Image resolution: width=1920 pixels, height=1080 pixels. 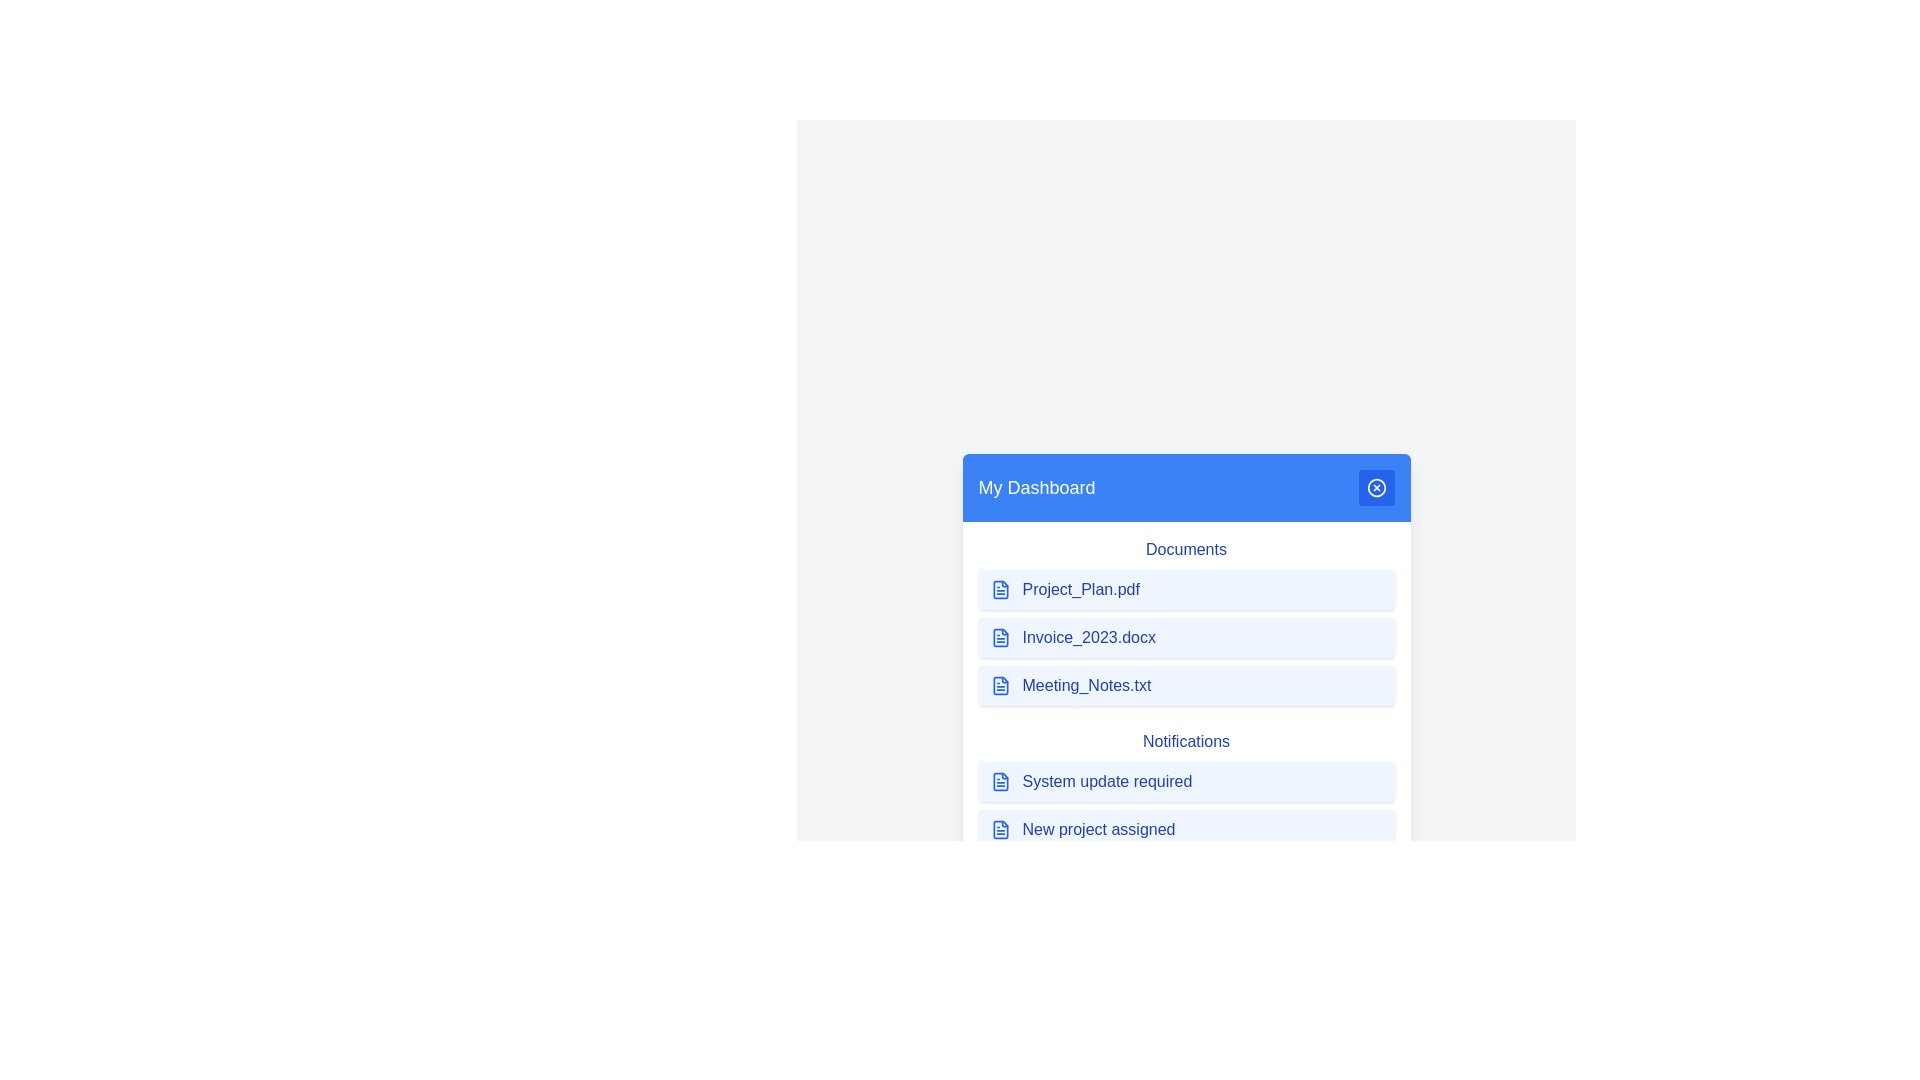 What do you see at coordinates (1186, 829) in the screenshot?
I see `the item New project assigned from the menu` at bounding box center [1186, 829].